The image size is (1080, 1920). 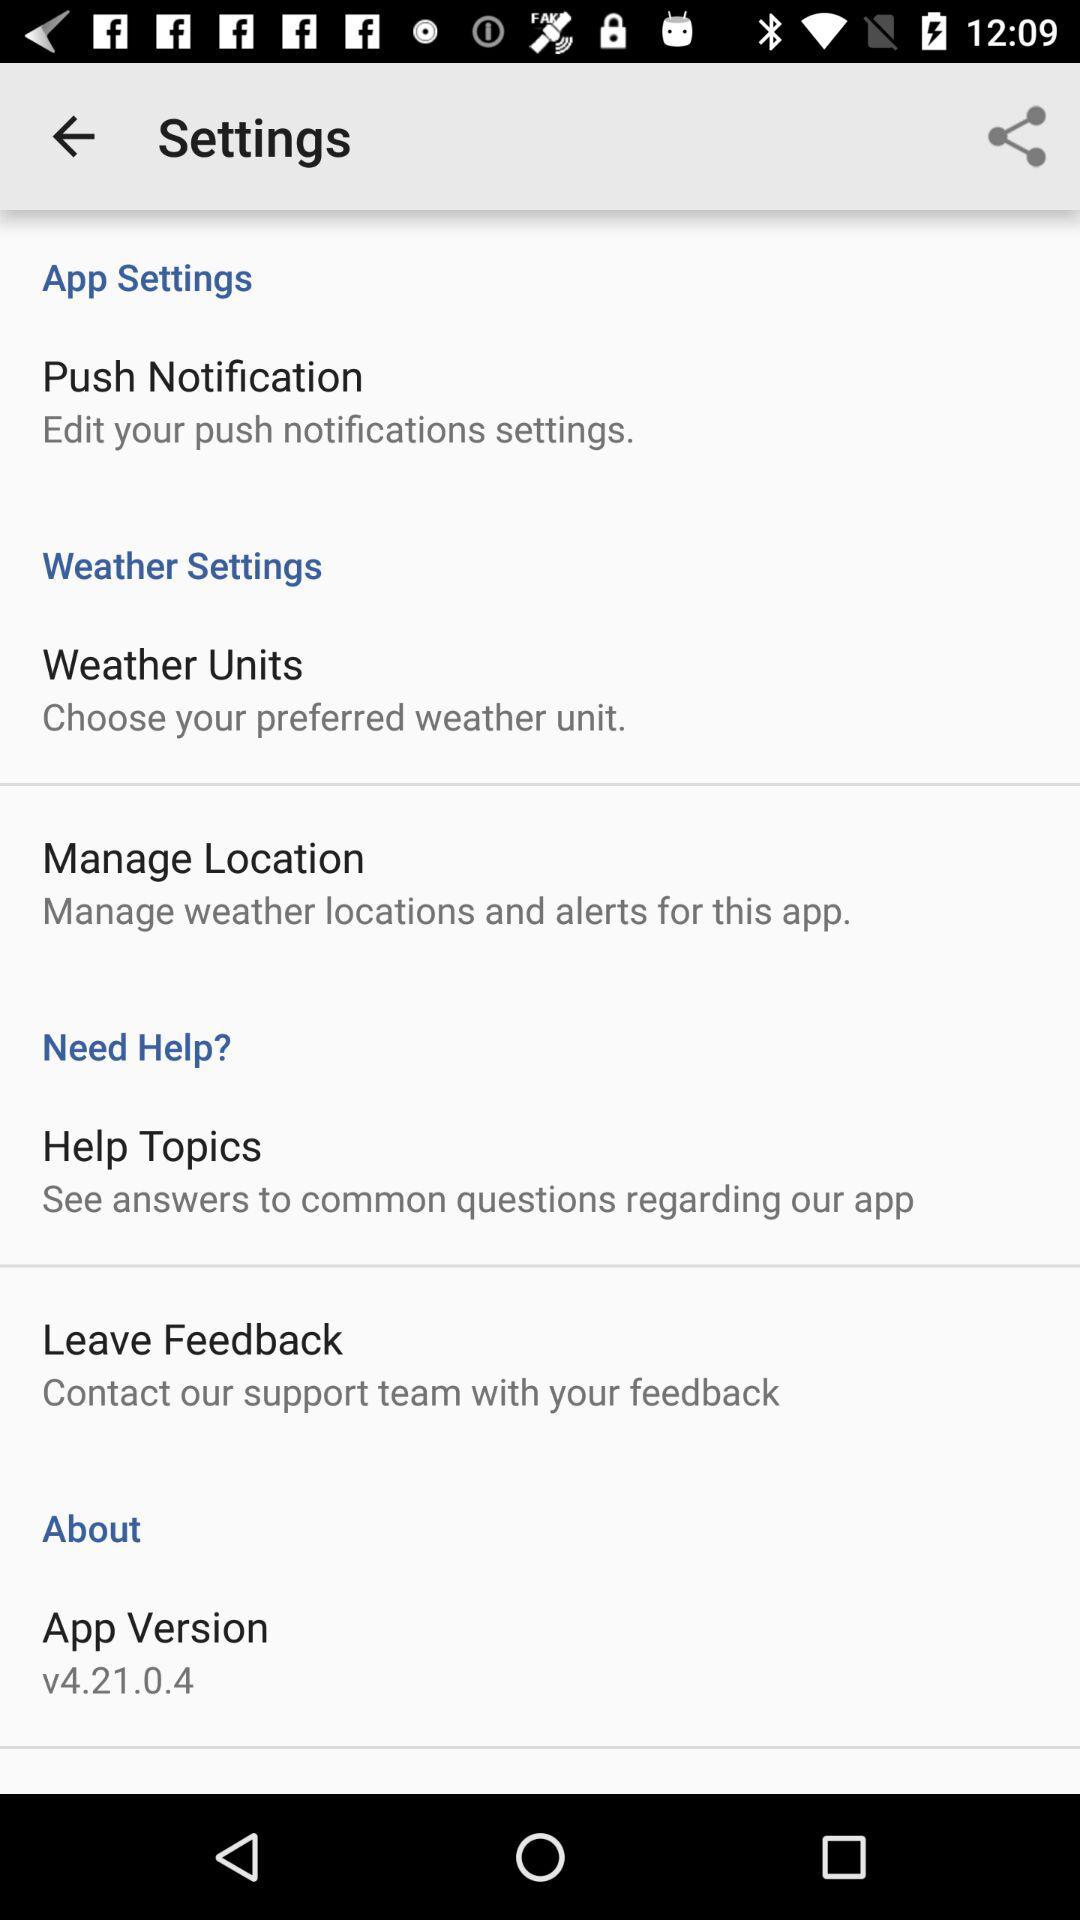 I want to click on item next to settings  icon, so click(x=1017, y=135).